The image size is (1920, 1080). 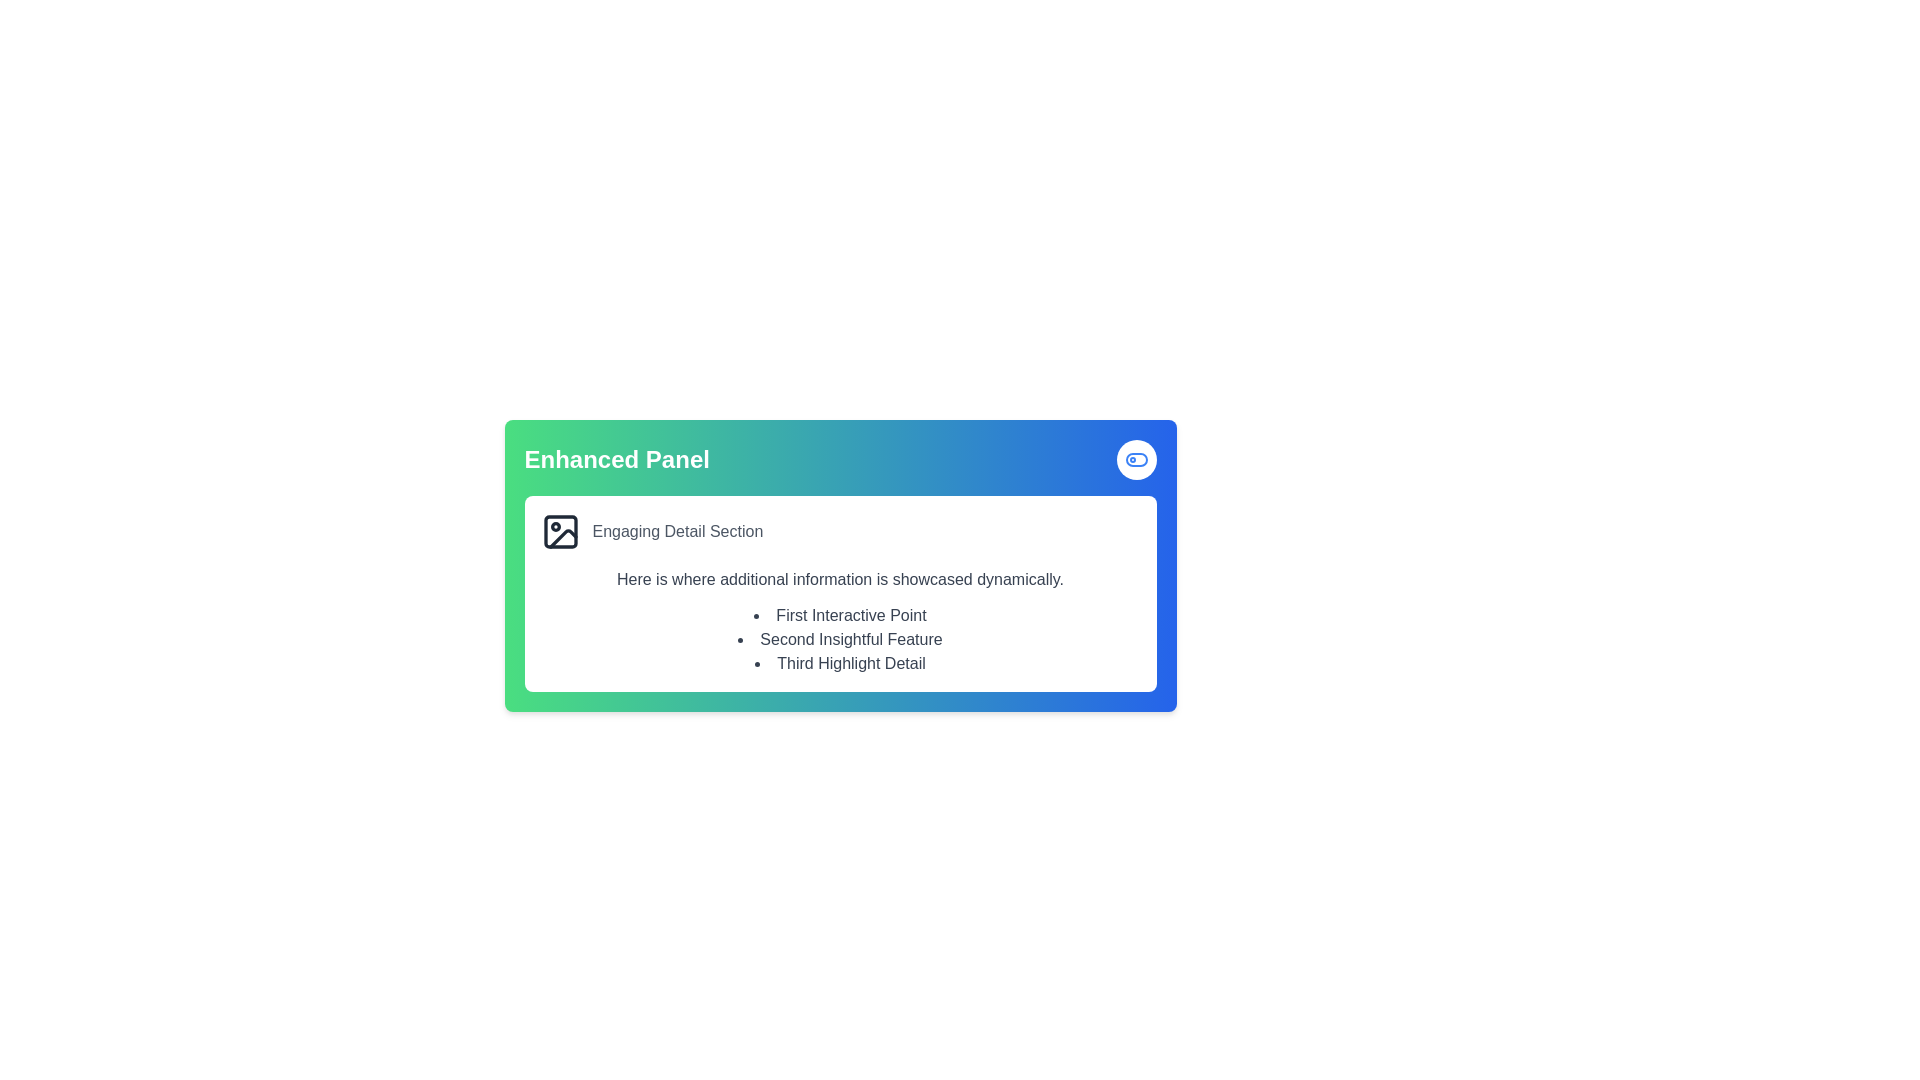 What do you see at coordinates (840, 663) in the screenshot?
I see `descriptive text label that is the third item in the bulleted list under 'Enhanced Panel' and 'Engaging Detail Section'` at bounding box center [840, 663].